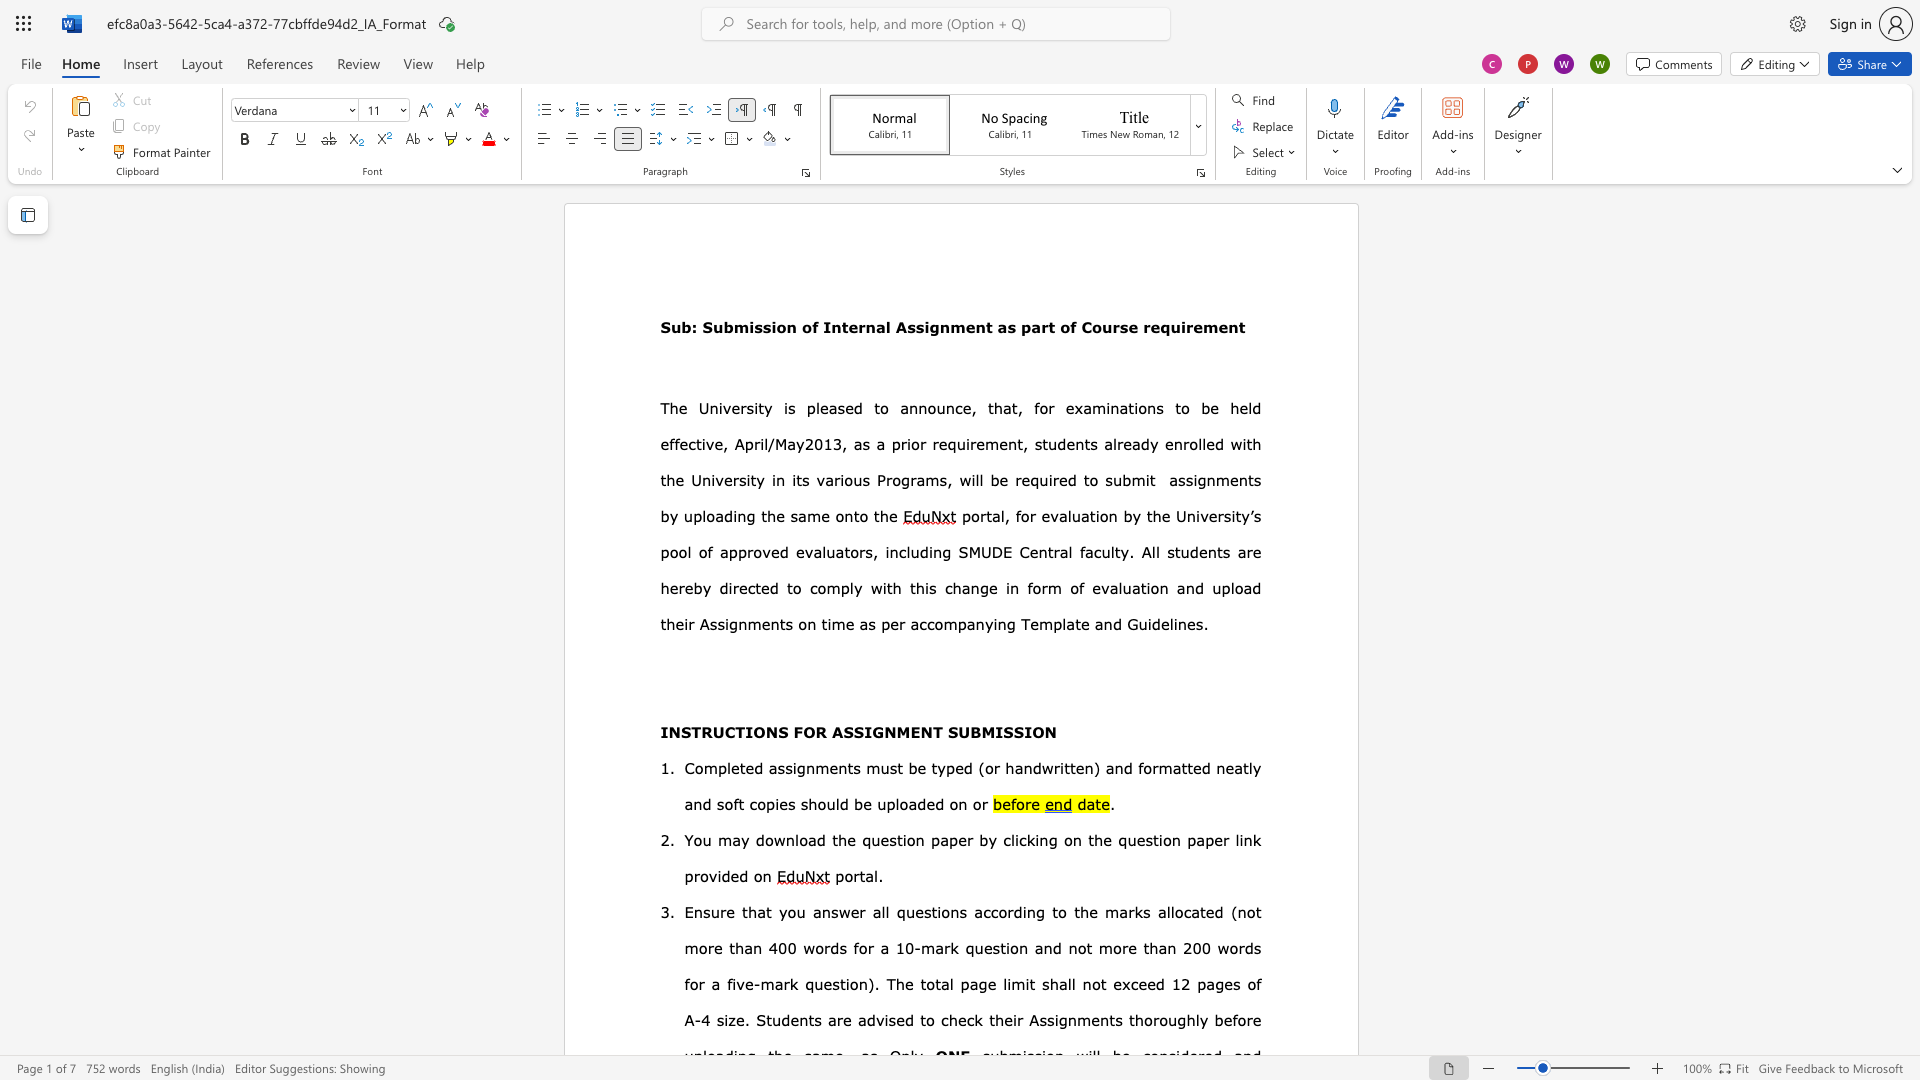 This screenshot has height=1080, width=1920. What do you see at coordinates (810, 766) in the screenshot?
I see `the 1th character "n" in the text` at bounding box center [810, 766].